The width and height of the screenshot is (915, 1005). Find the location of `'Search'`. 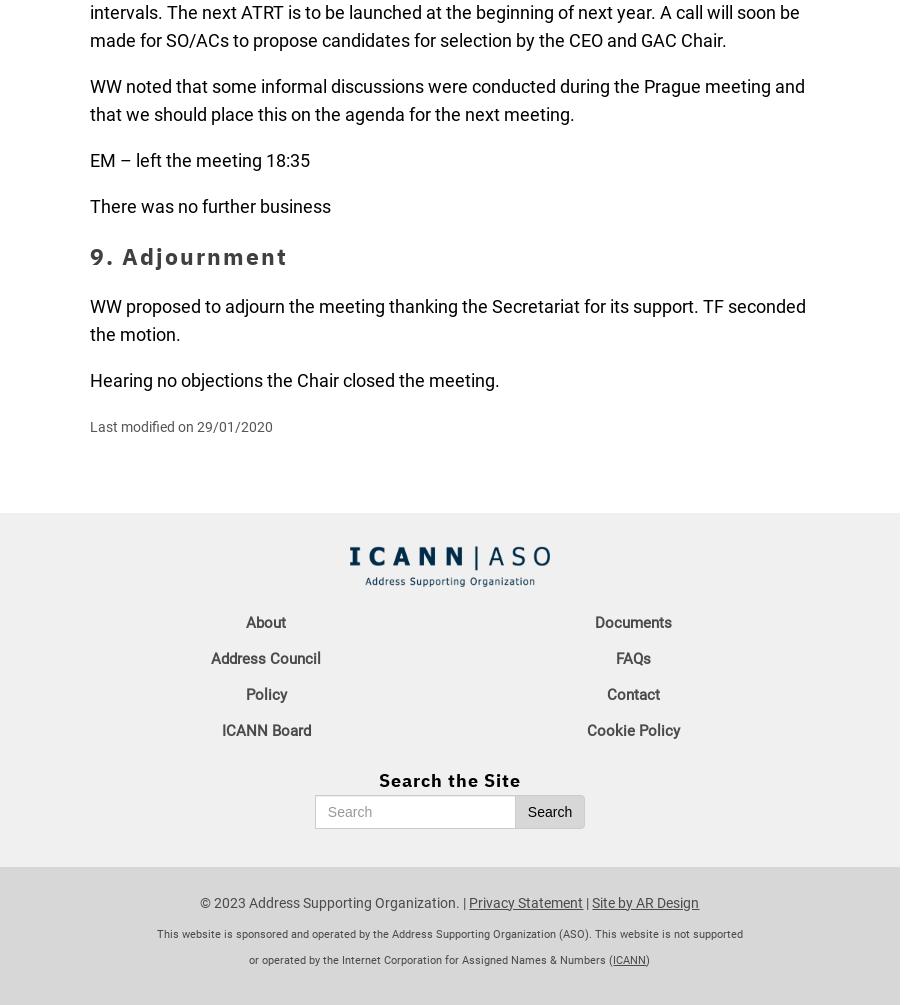

'Search' is located at coordinates (549, 812).